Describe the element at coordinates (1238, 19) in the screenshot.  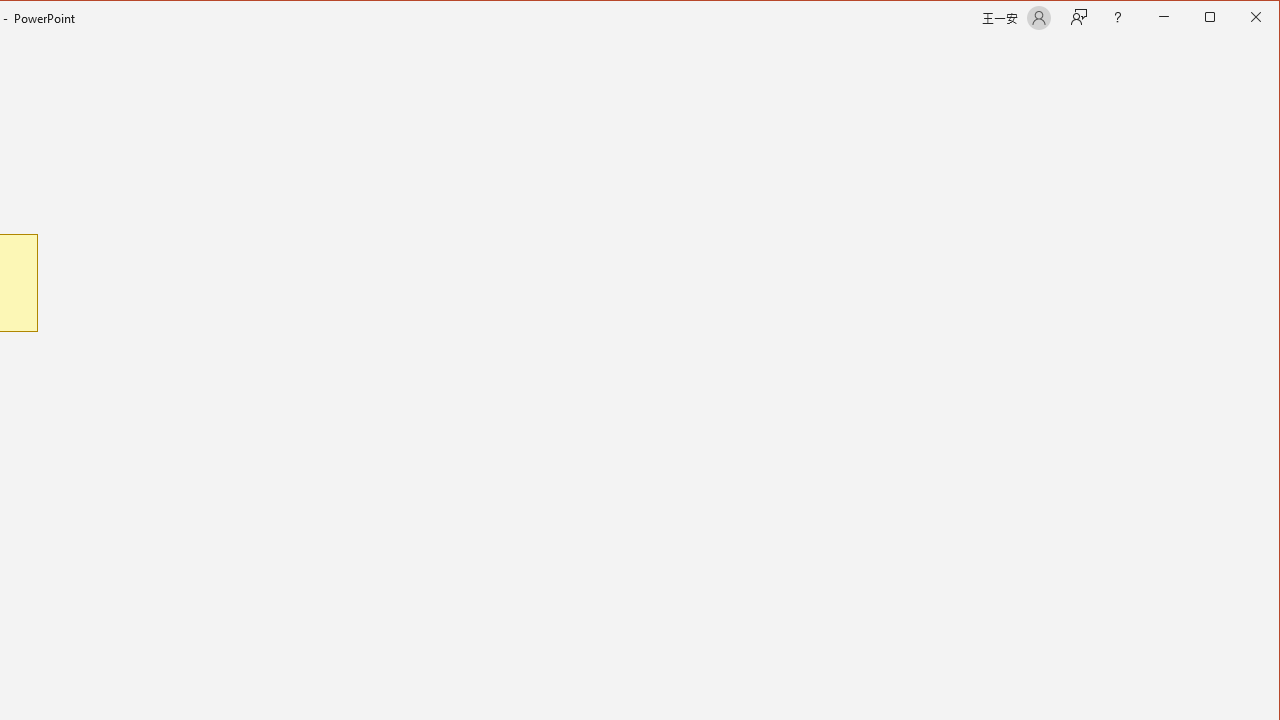
I see `'Maximize'` at that location.